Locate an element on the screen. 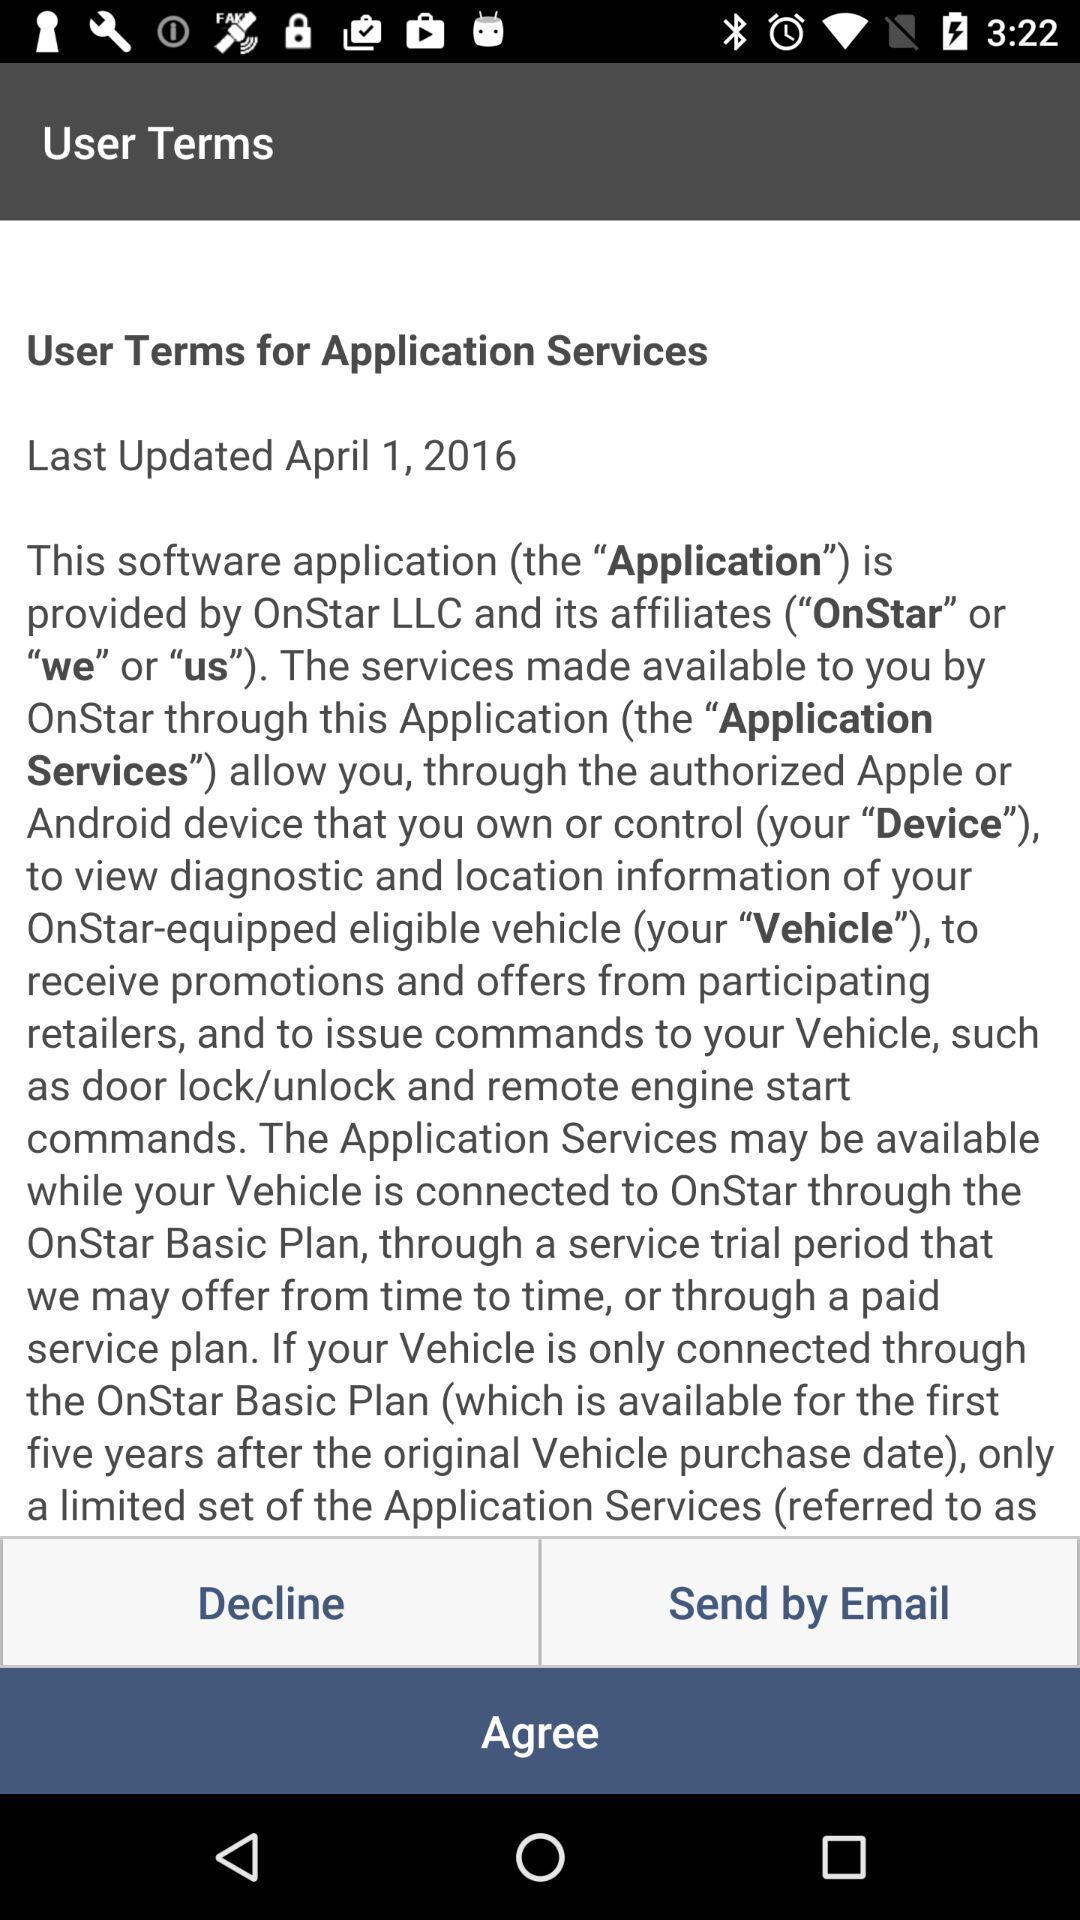 This screenshot has width=1080, height=1920. icon to the left of the send by email icon is located at coordinates (270, 1602).